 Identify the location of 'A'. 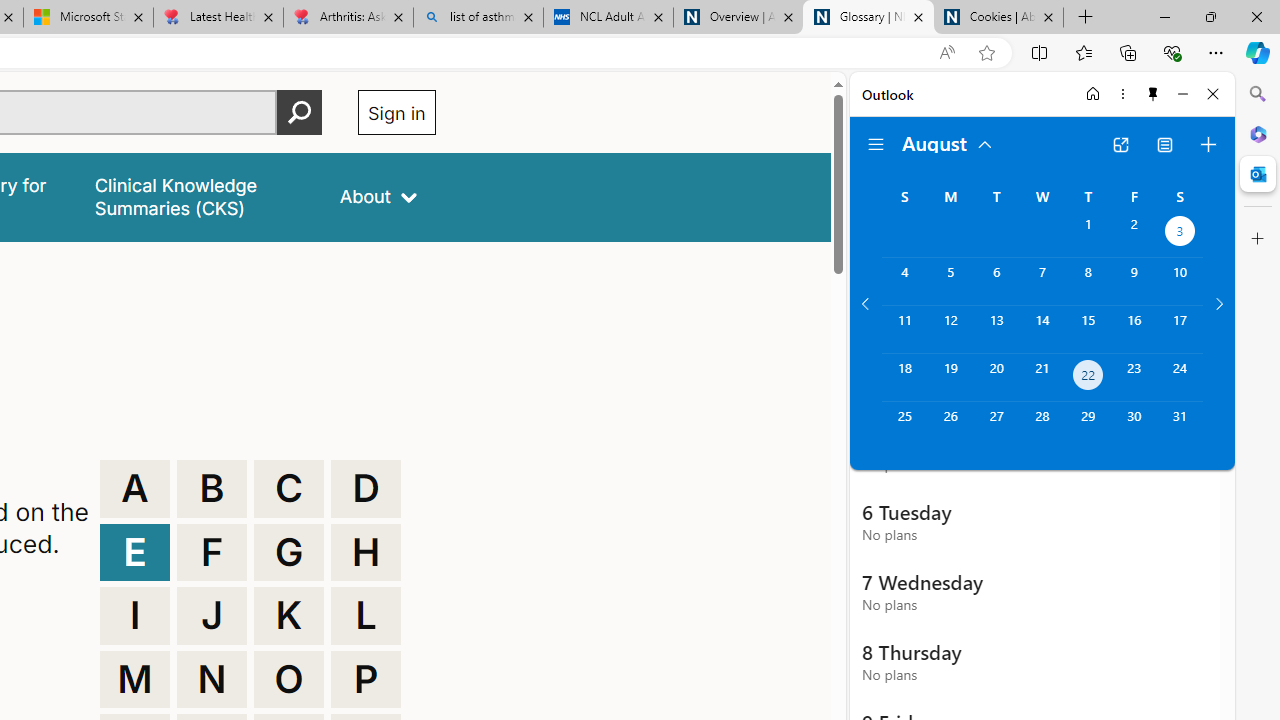
(134, 488).